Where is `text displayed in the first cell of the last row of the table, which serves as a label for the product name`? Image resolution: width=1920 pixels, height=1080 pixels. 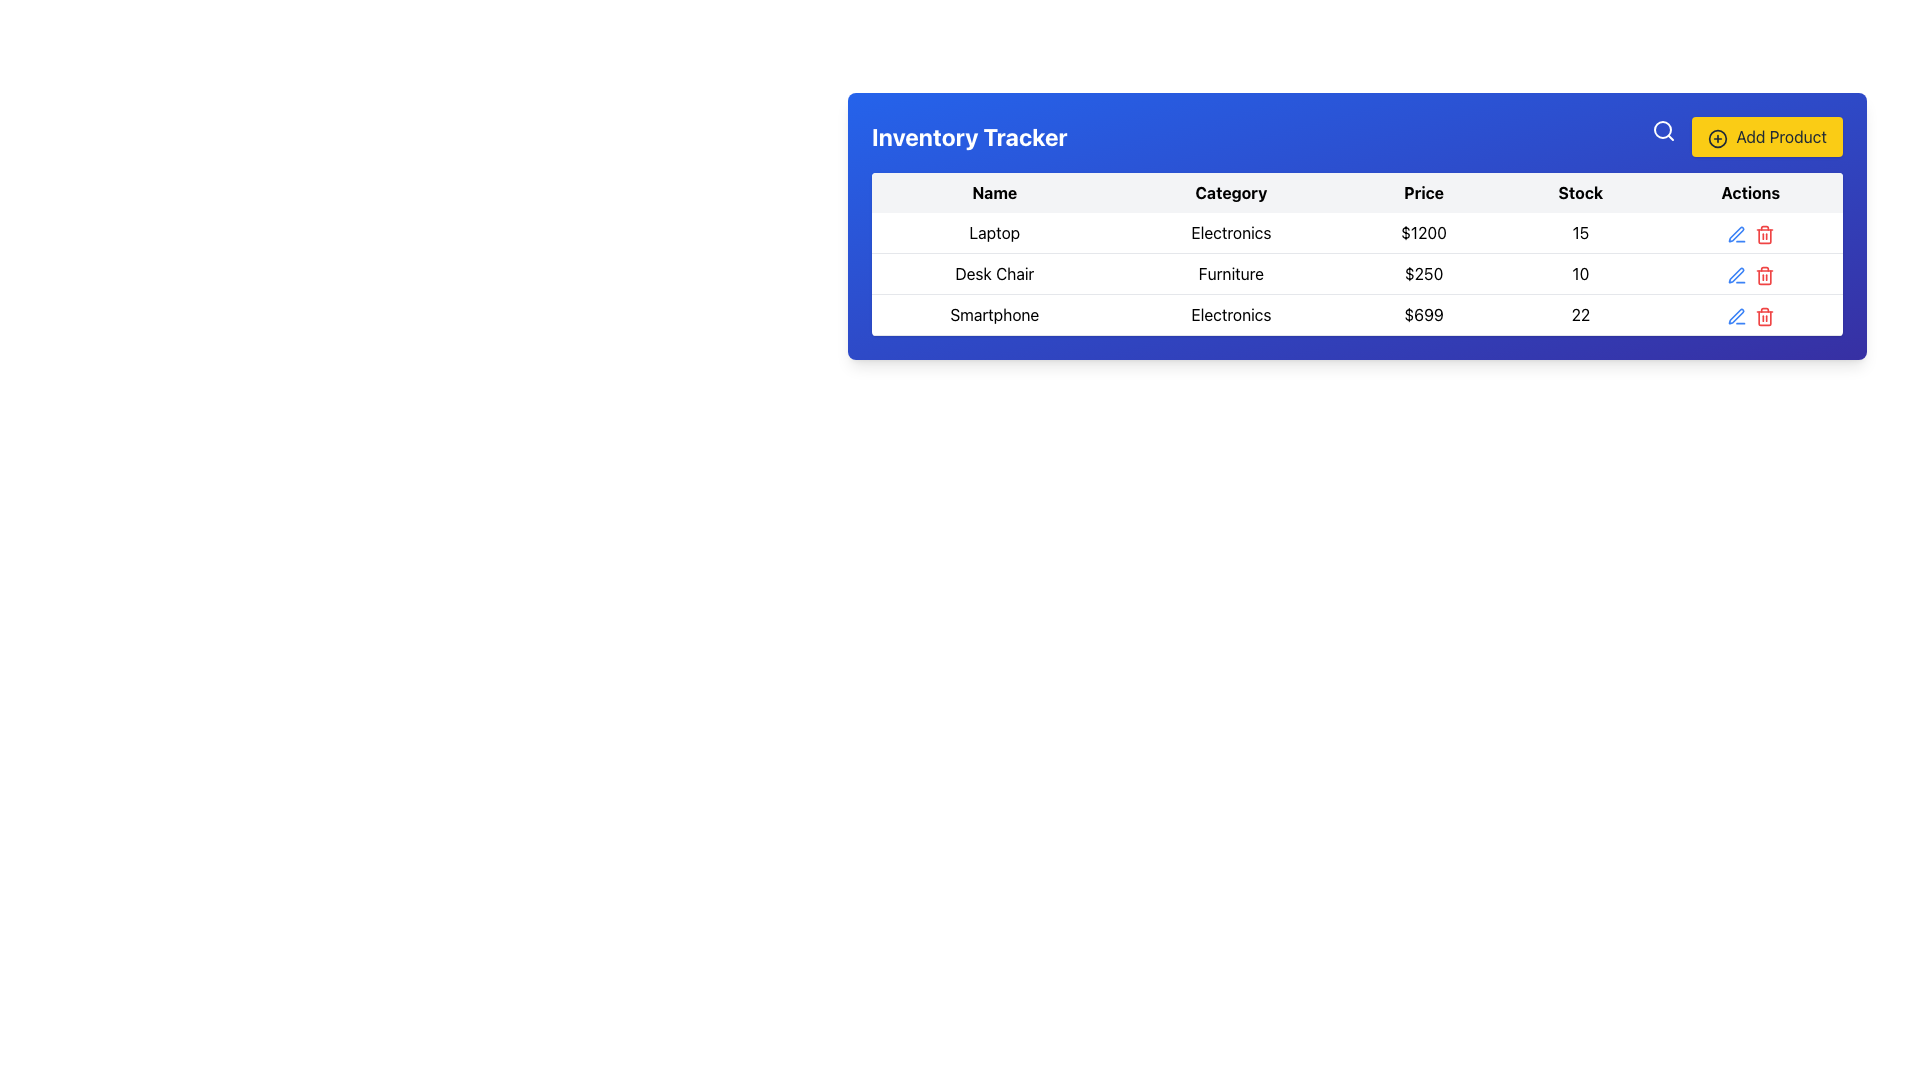
text displayed in the first cell of the last row of the table, which serves as a label for the product name is located at coordinates (994, 315).